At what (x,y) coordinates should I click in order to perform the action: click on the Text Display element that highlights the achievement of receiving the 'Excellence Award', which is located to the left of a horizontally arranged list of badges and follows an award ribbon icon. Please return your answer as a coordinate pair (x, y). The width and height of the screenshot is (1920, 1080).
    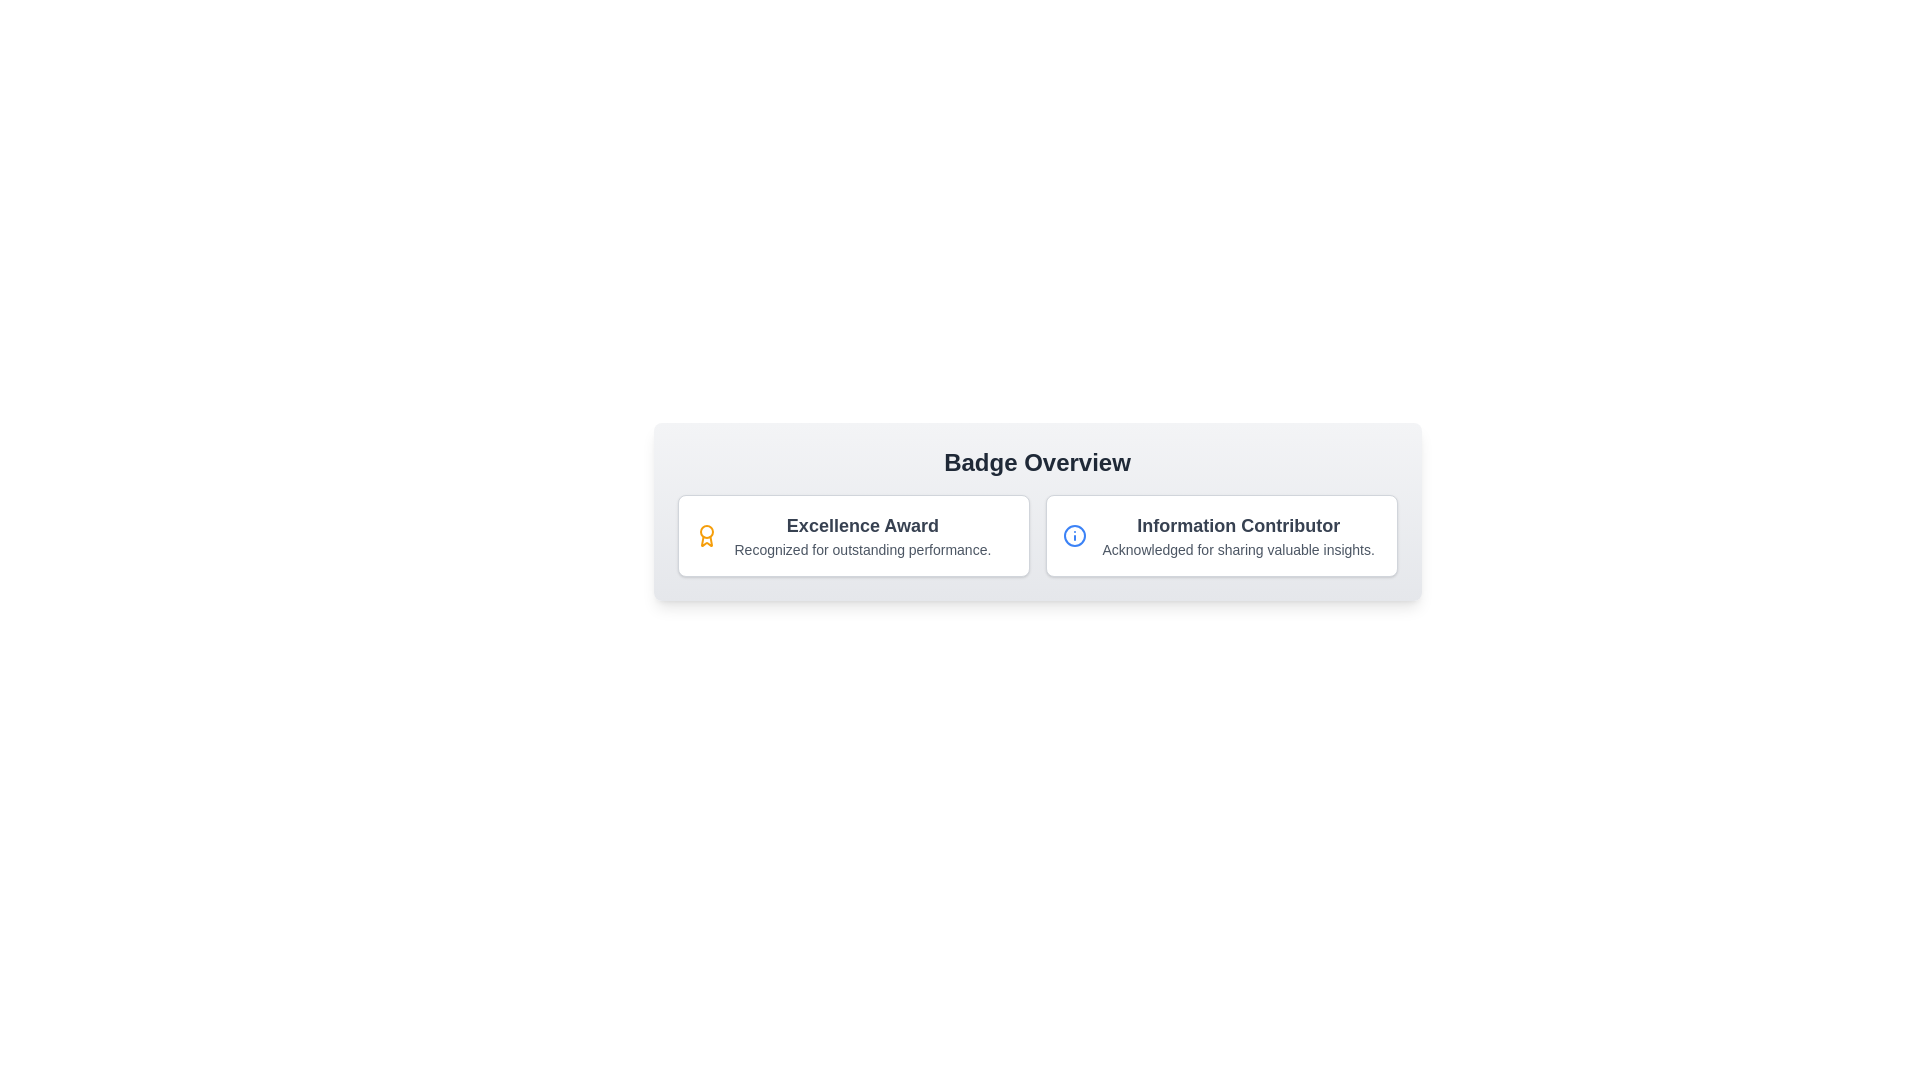
    Looking at the image, I should click on (862, 535).